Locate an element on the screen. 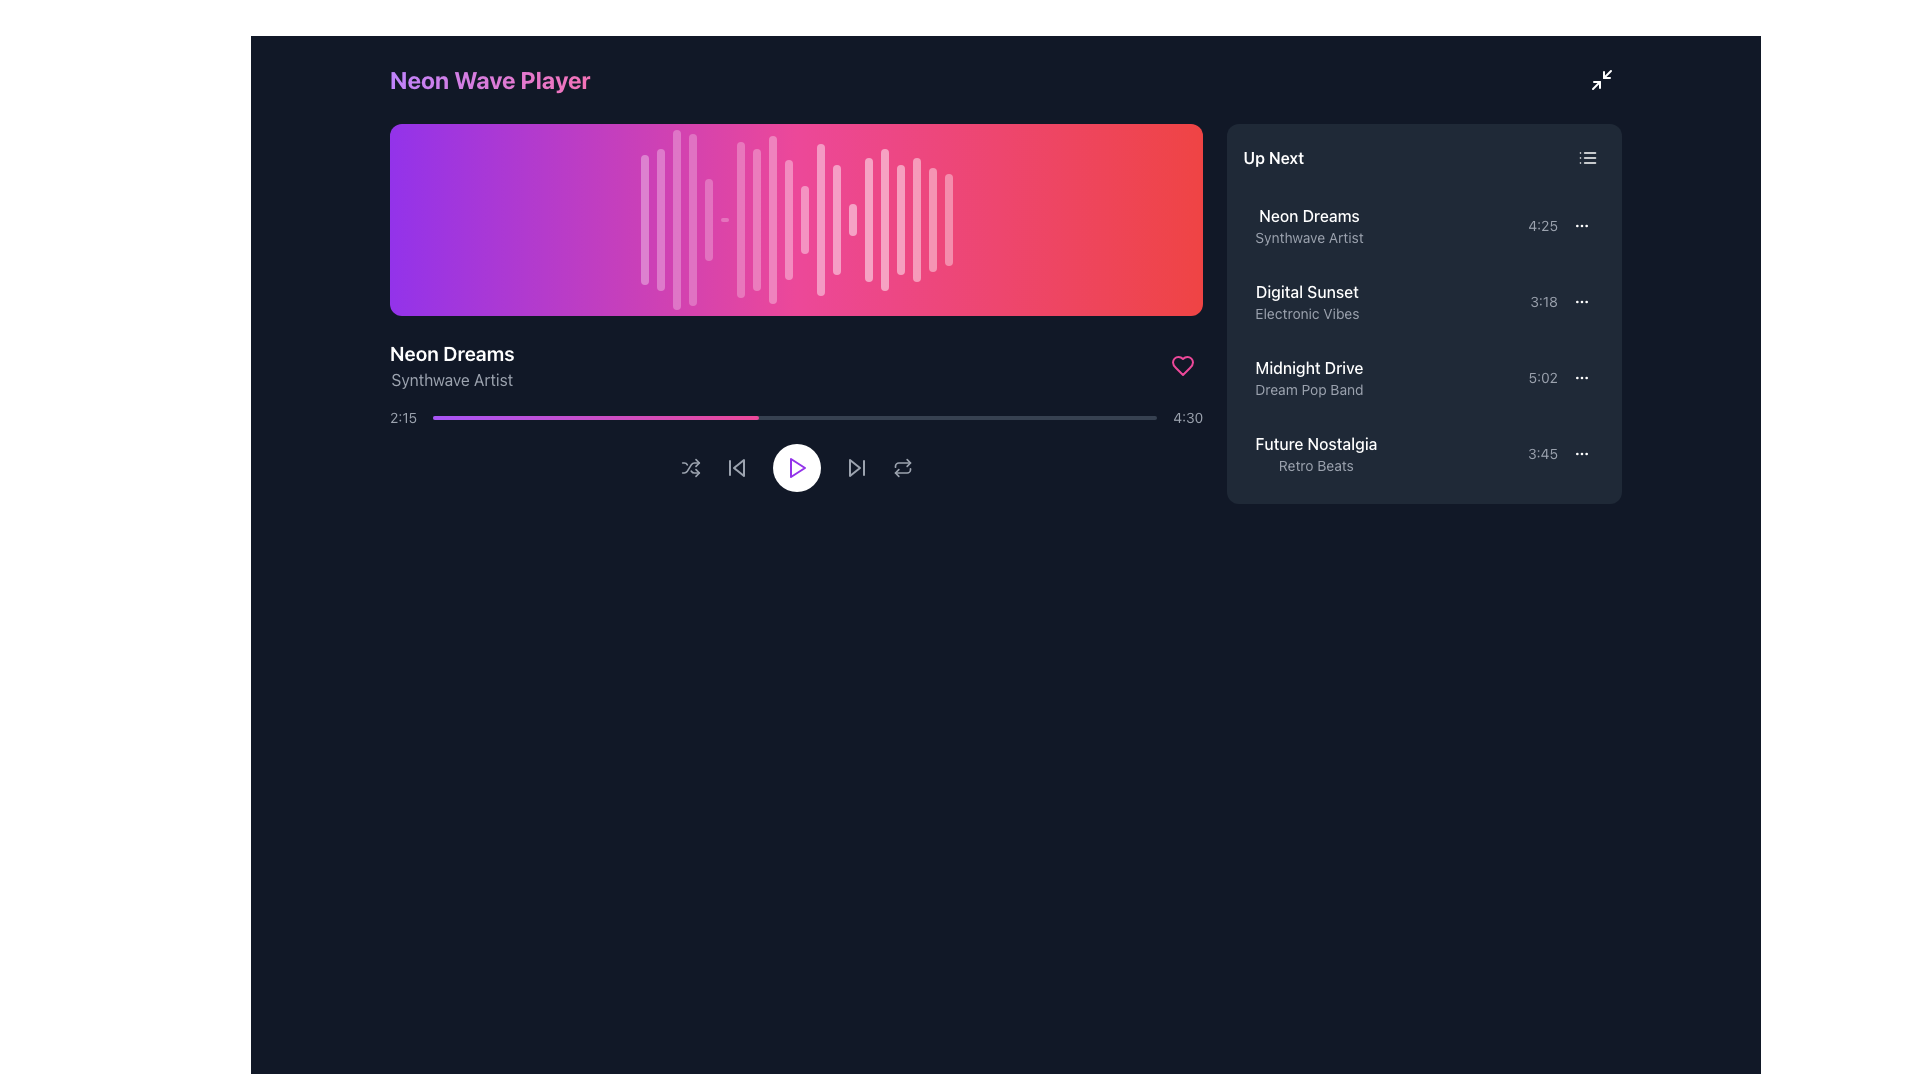  the animation of the eleventh vertical bar in the waveform display, which is styled white with rounded edges and is positioned towards the middle-right of the interface is located at coordinates (804, 219).